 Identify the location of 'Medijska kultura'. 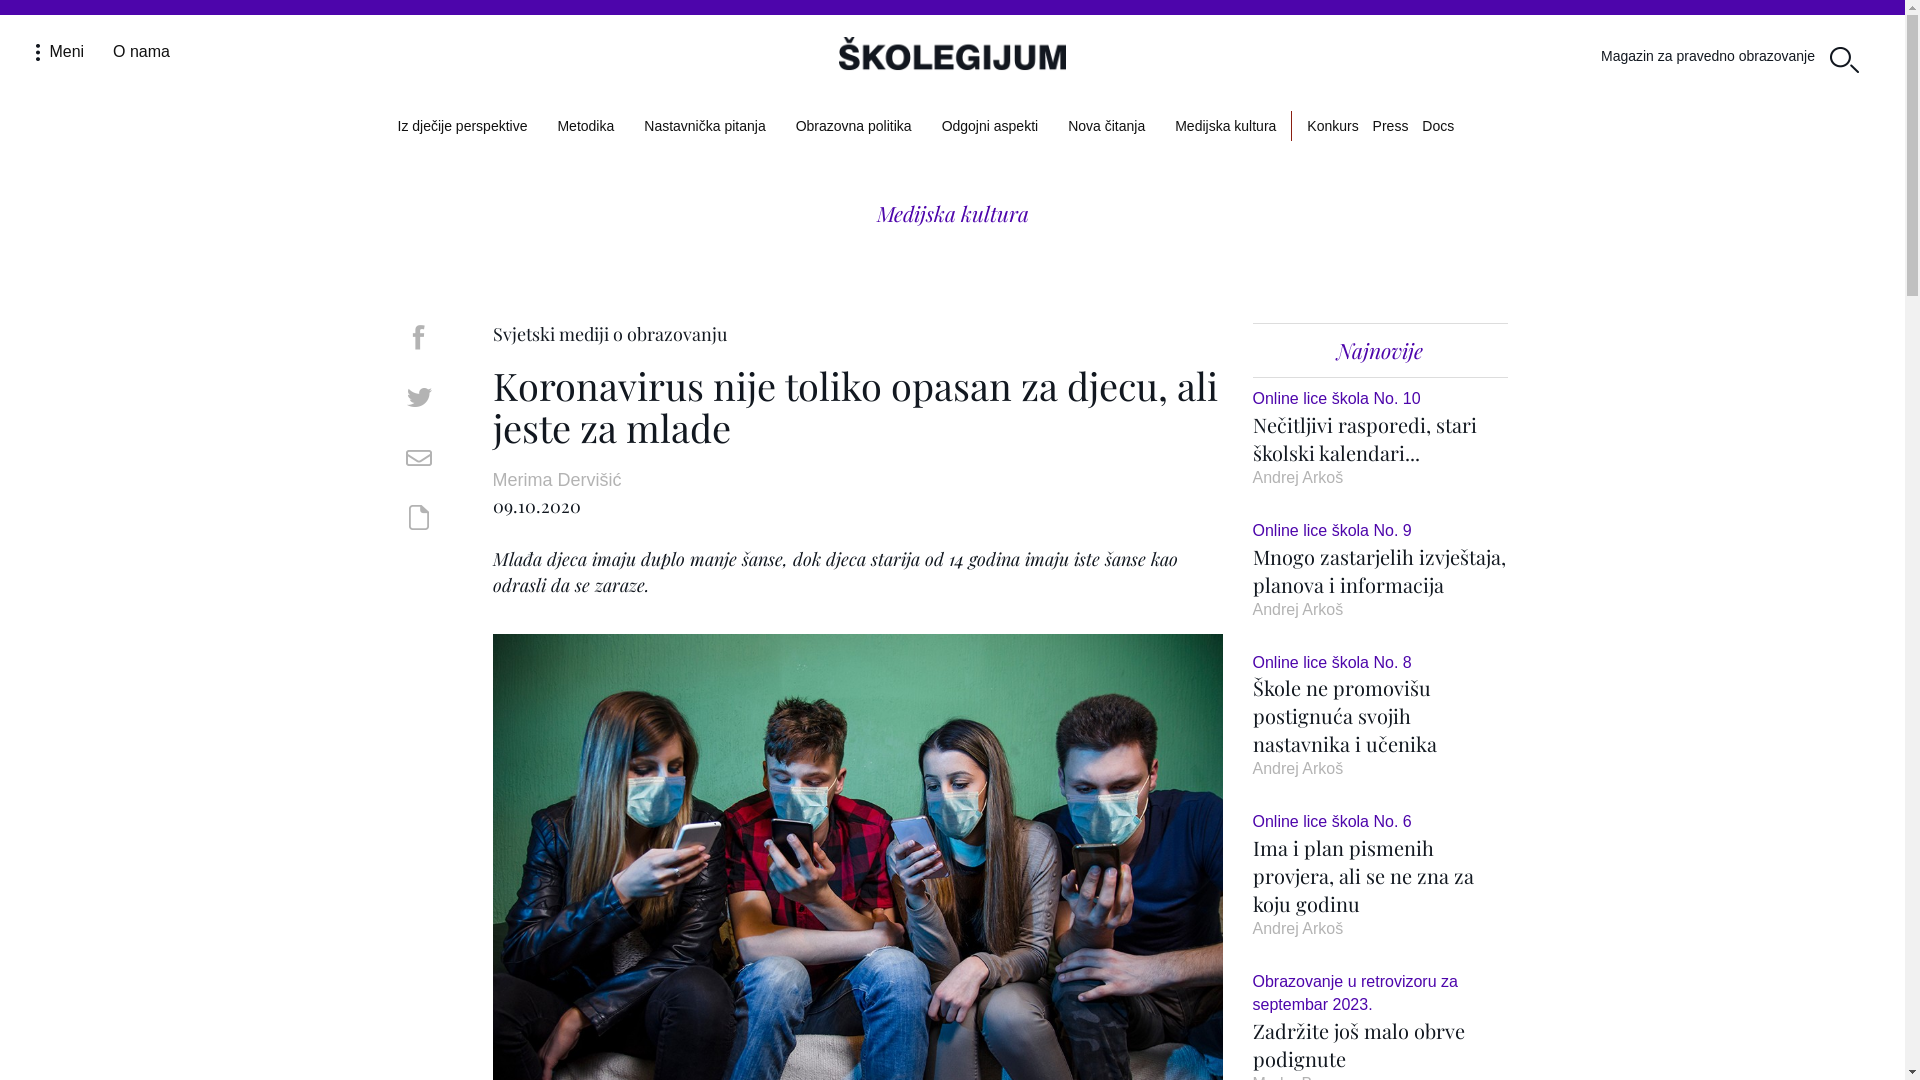
(950, 212).